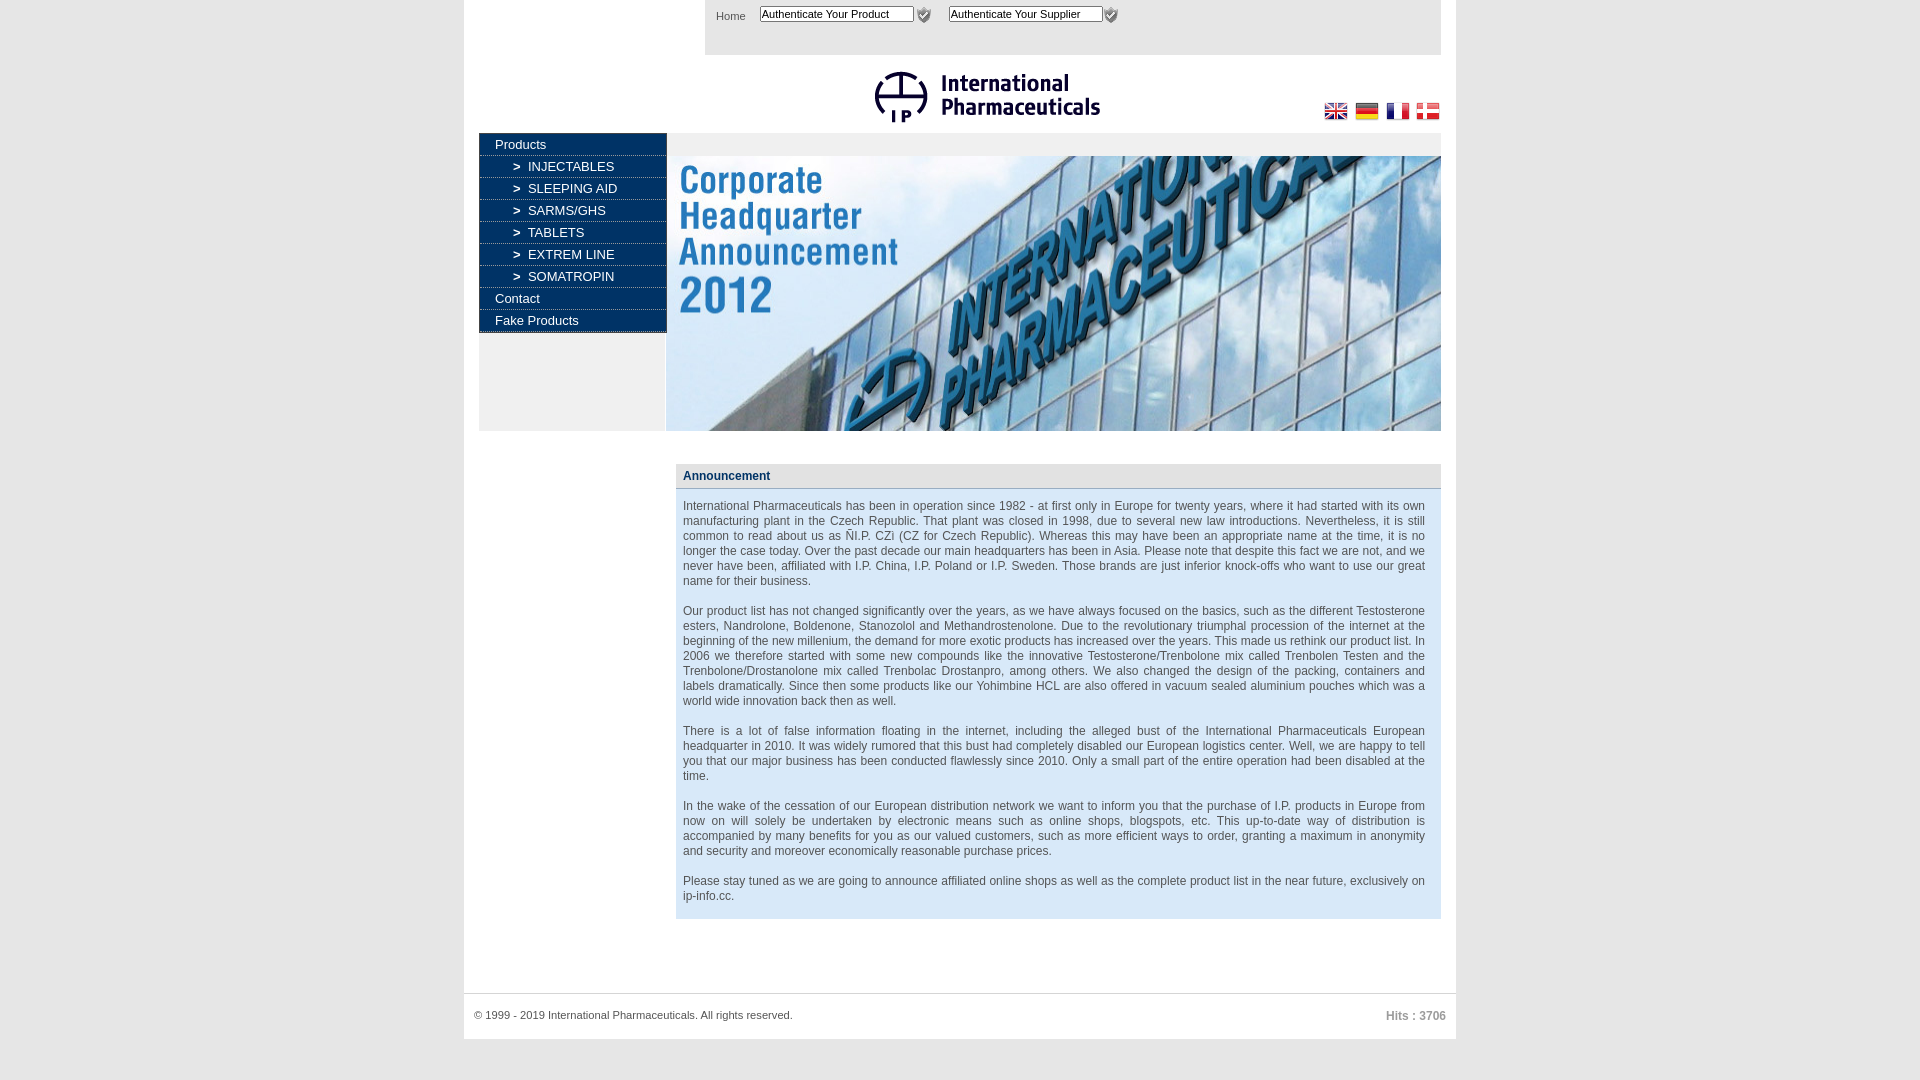 The width and height of the screenshot is (1920, 1080). What do you see at coordinates (480, 188) in the screenshot?
I see `'     >  SLEEPING AID'` at bounding box center [480, 188].